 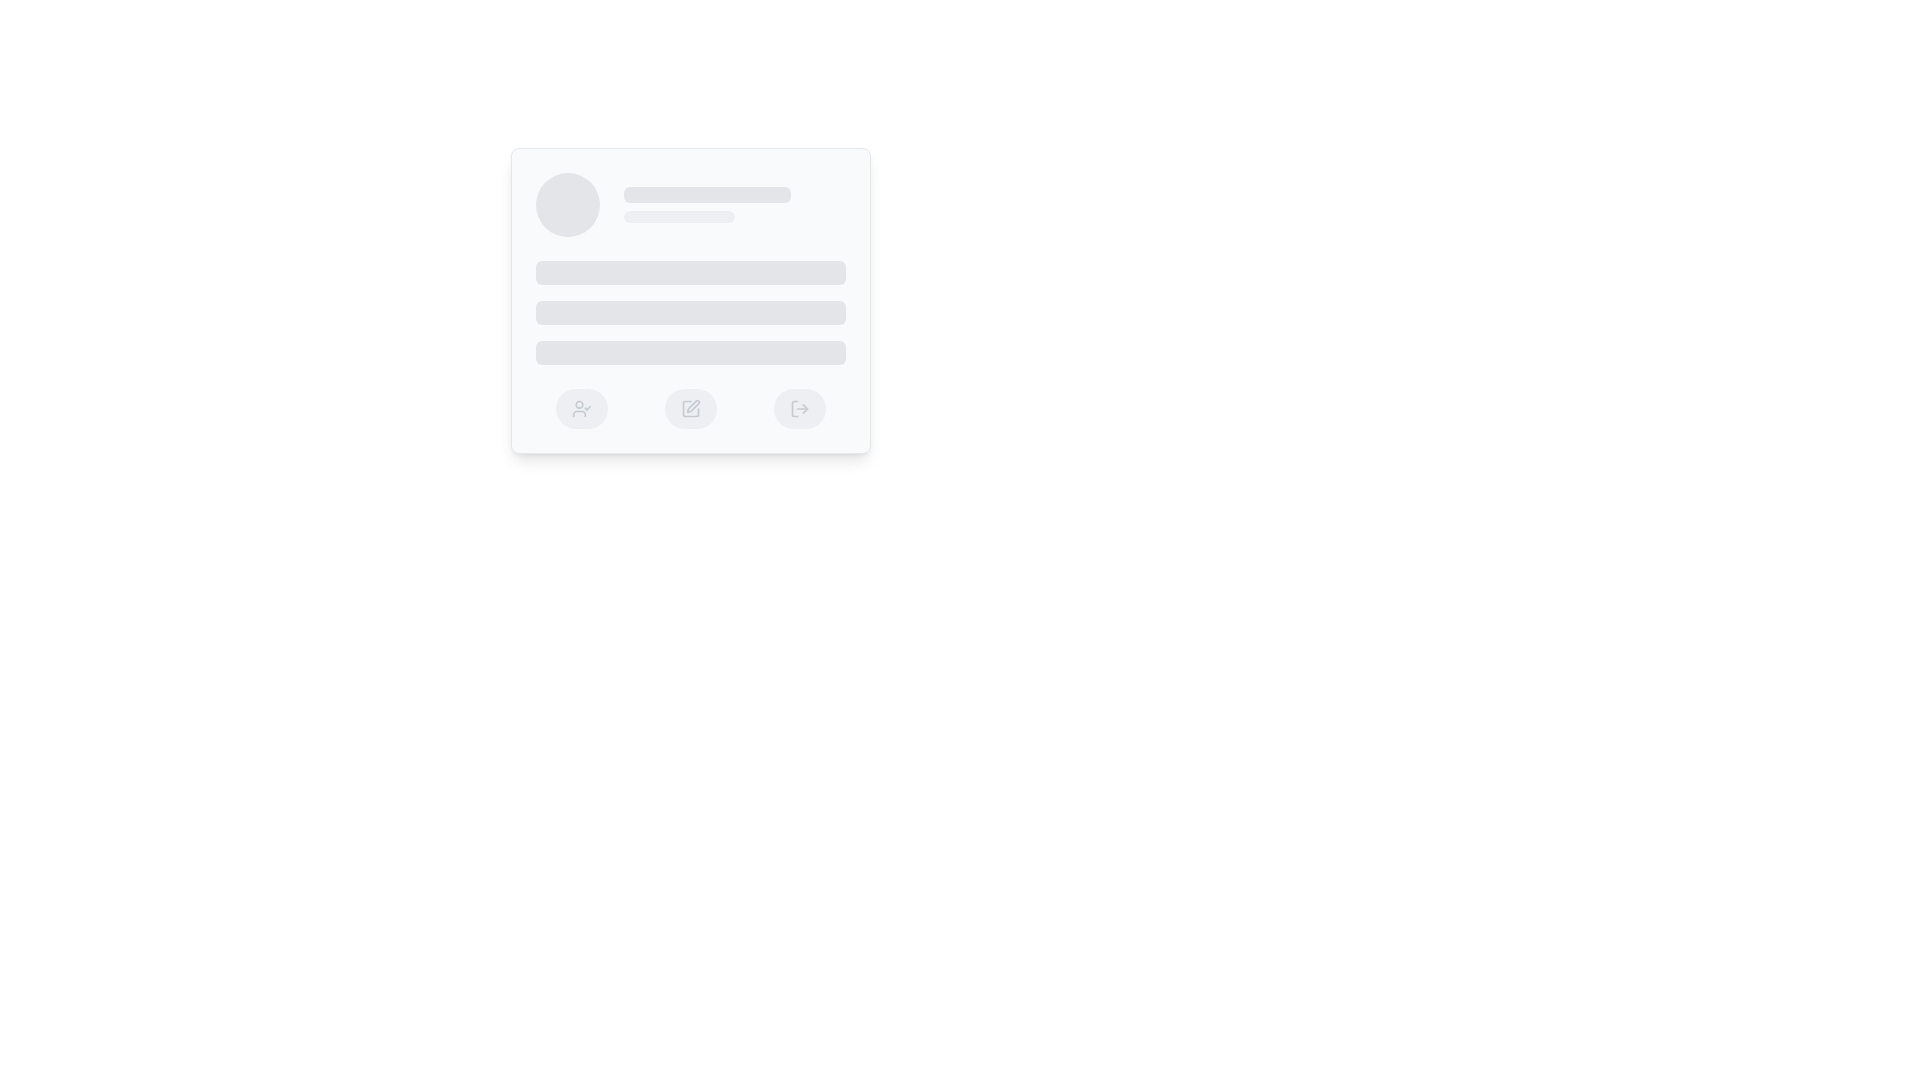 What do you see at coordinates (691, 352) in the screenshot?
I see `the loading indicator element, which is a rectangular shape with rounded corners and a uniform gray color, positioned as the third element in a vertical stack of three similar components` at bounding box center [691, 352].